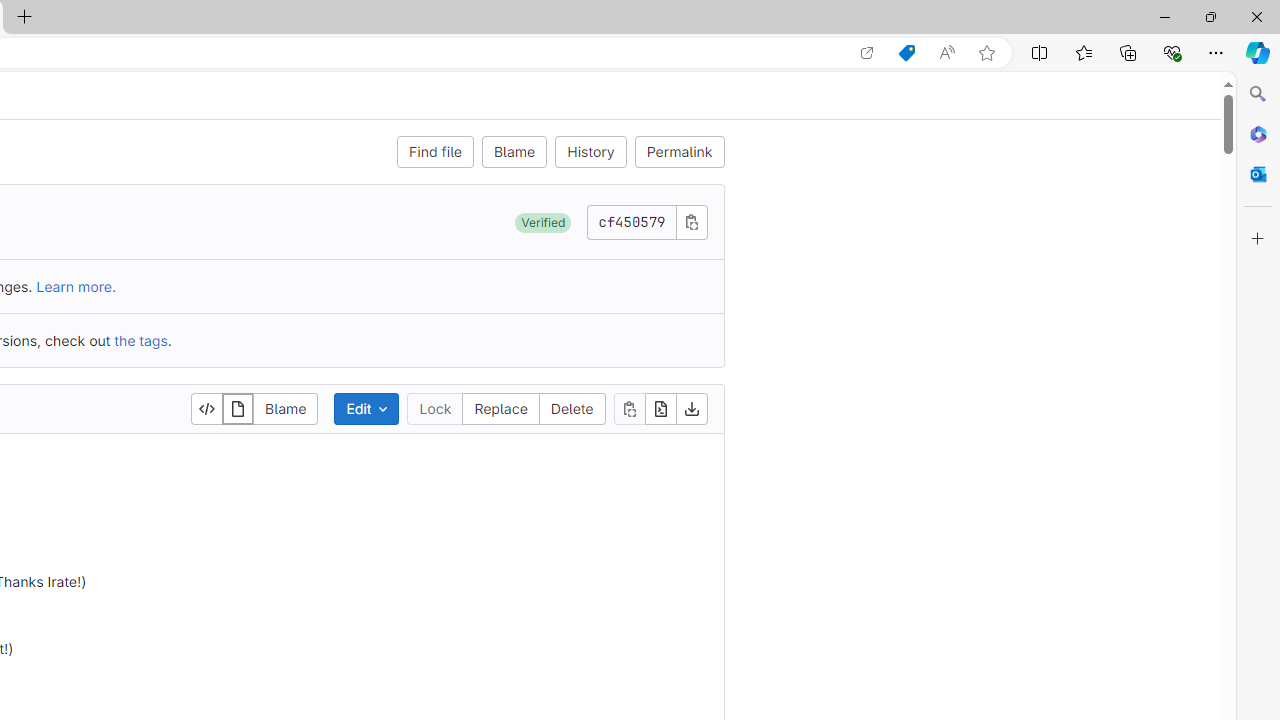 This screenshot has width=1280, height=720. What do you see at coordinates (679, 150) in the screenshot?
I see `'Permalink'` at bounding box center [679, 150].